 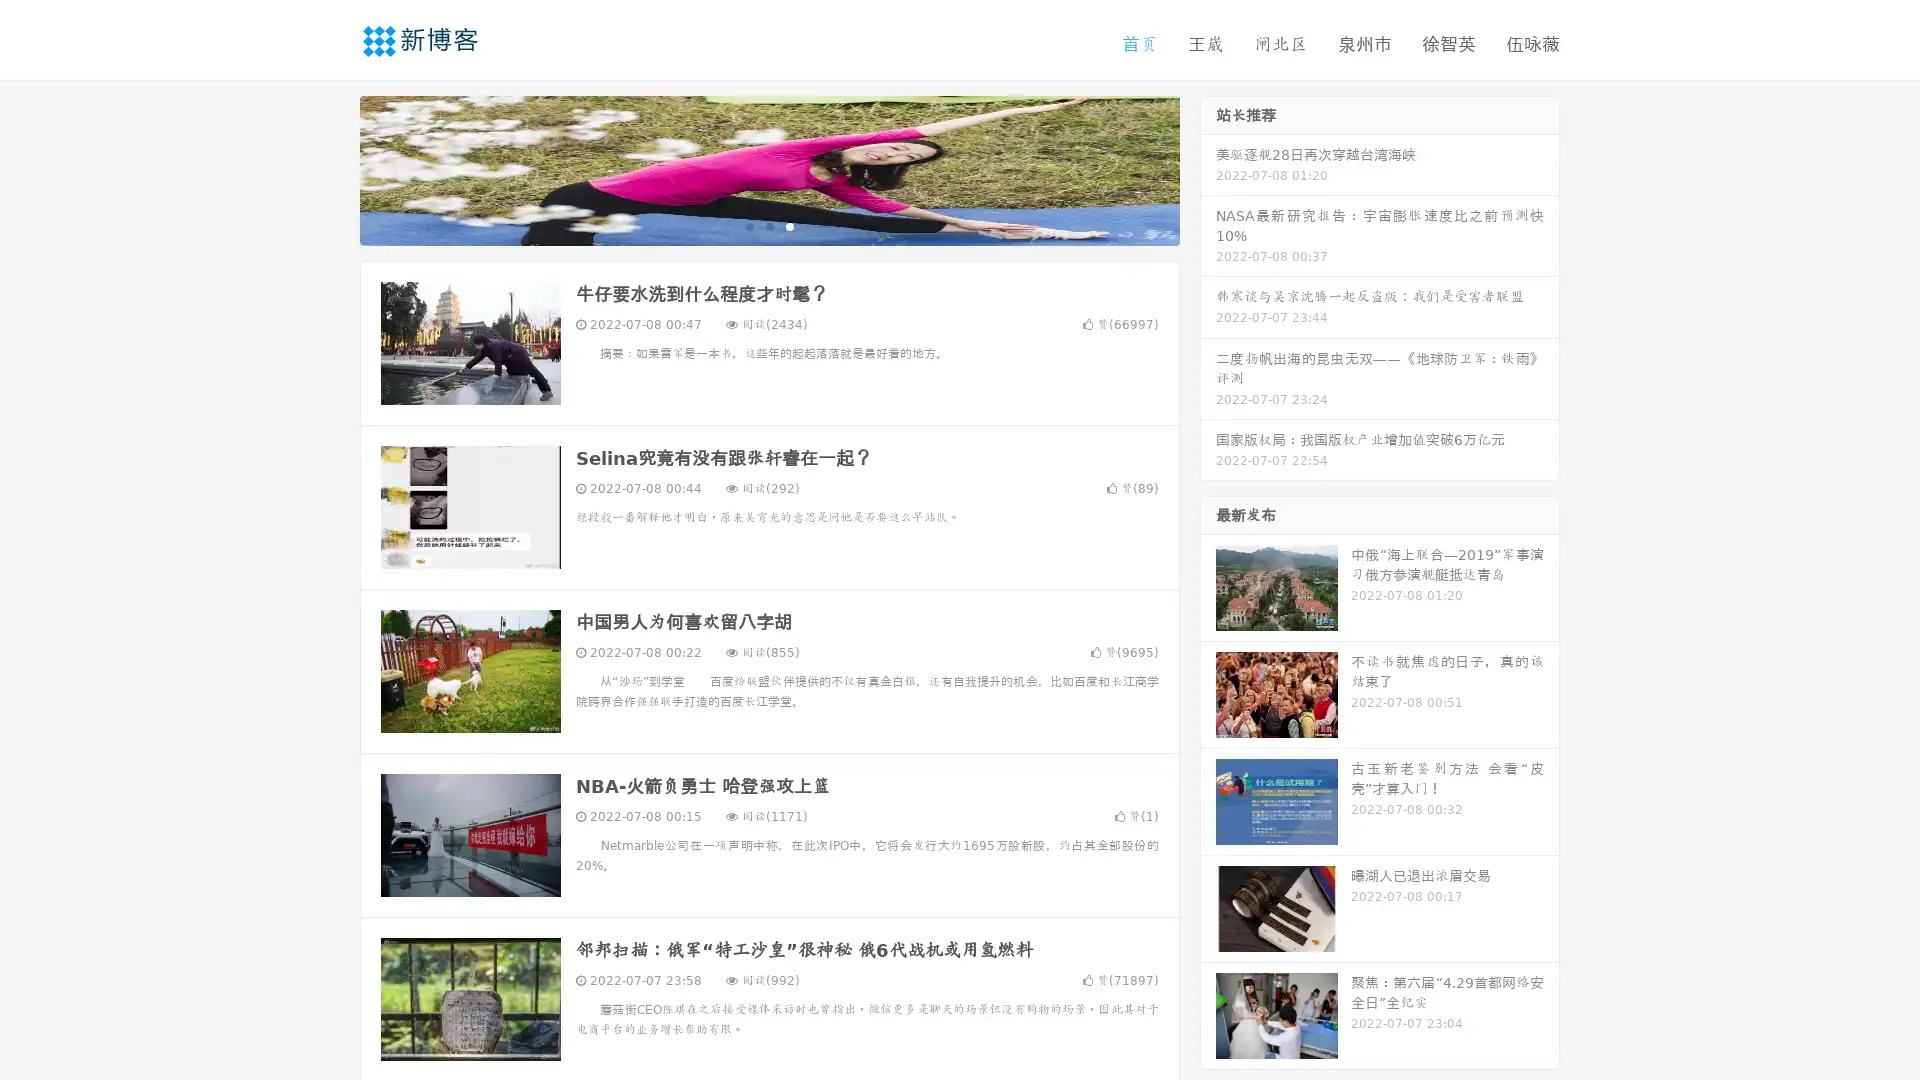 I want to click on Go to slide 3, so click(x=789, y=225).